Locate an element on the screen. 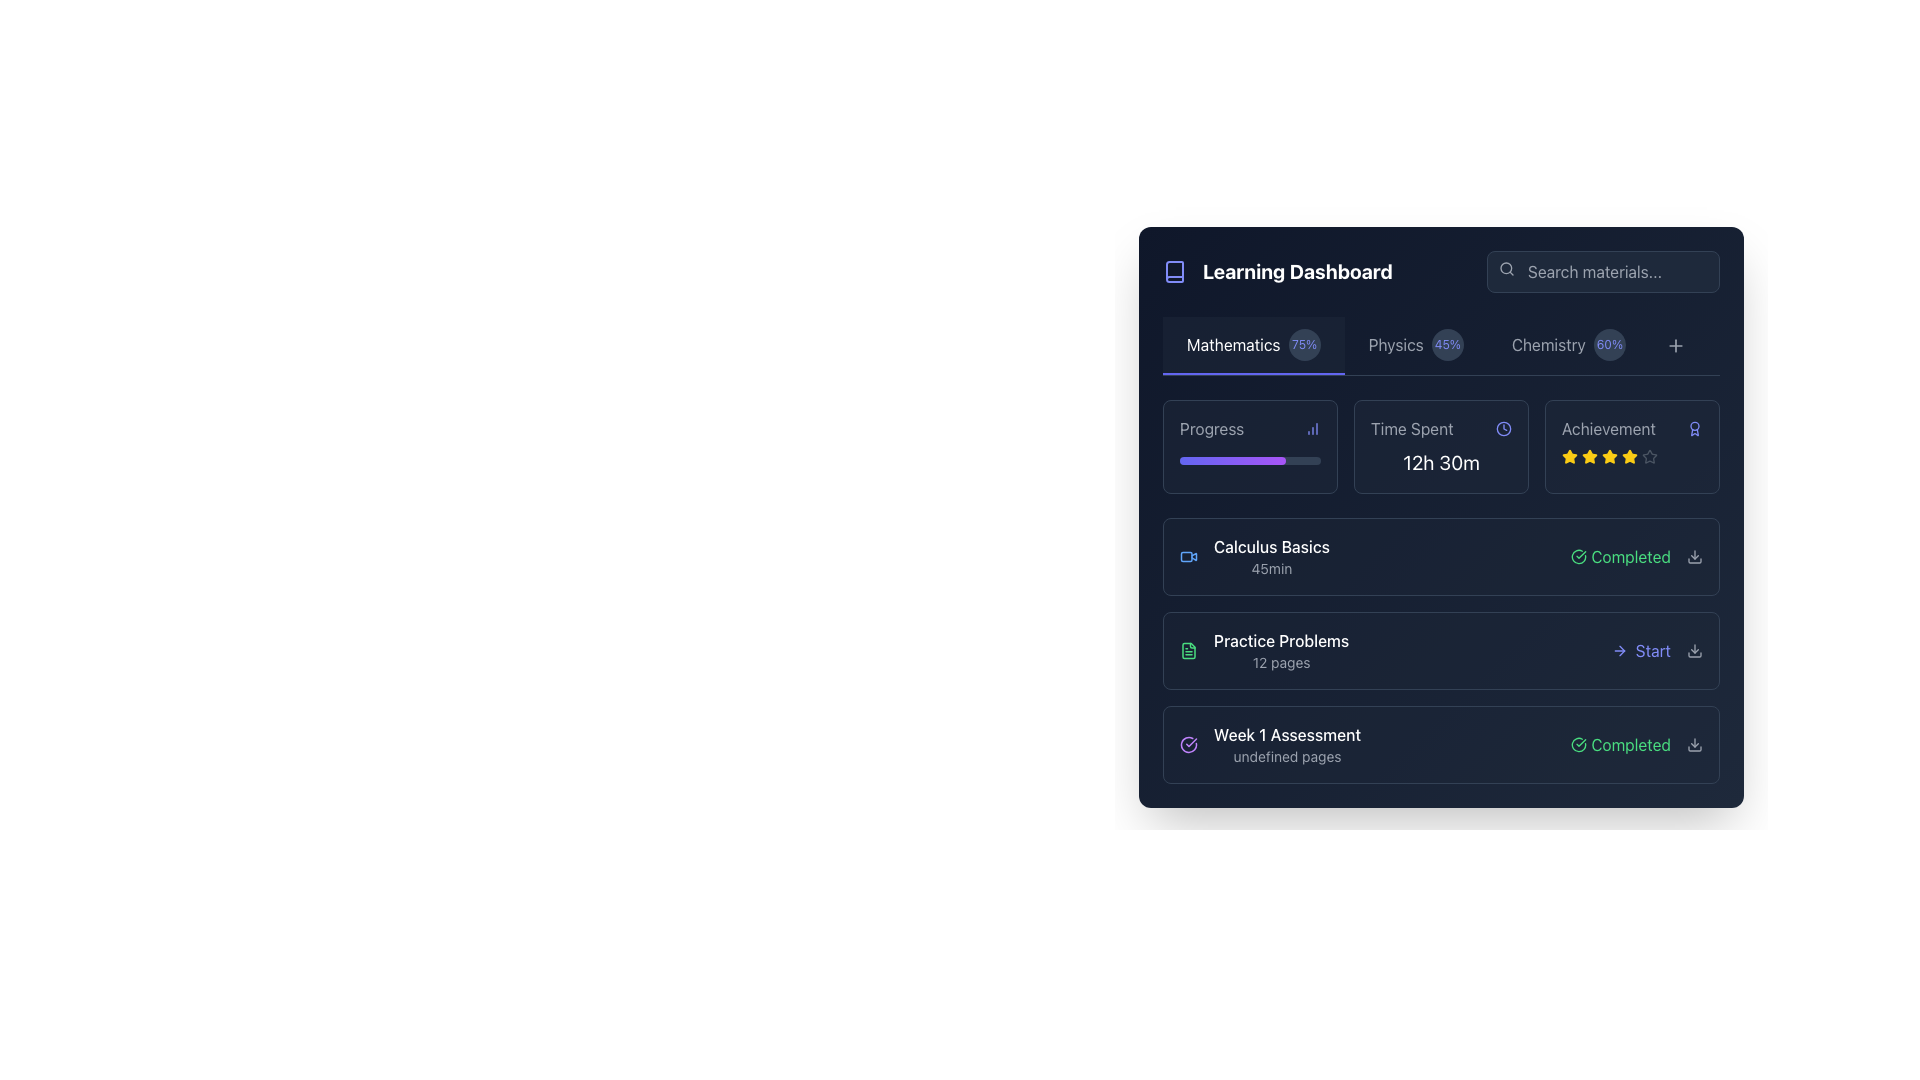 This screenshot has height=1080, width=1920. the fifth star in the six-star rating system located in the 'Achievement' section of the top panel under the 'Time Spent' field is located at coordinates (1630, 456).